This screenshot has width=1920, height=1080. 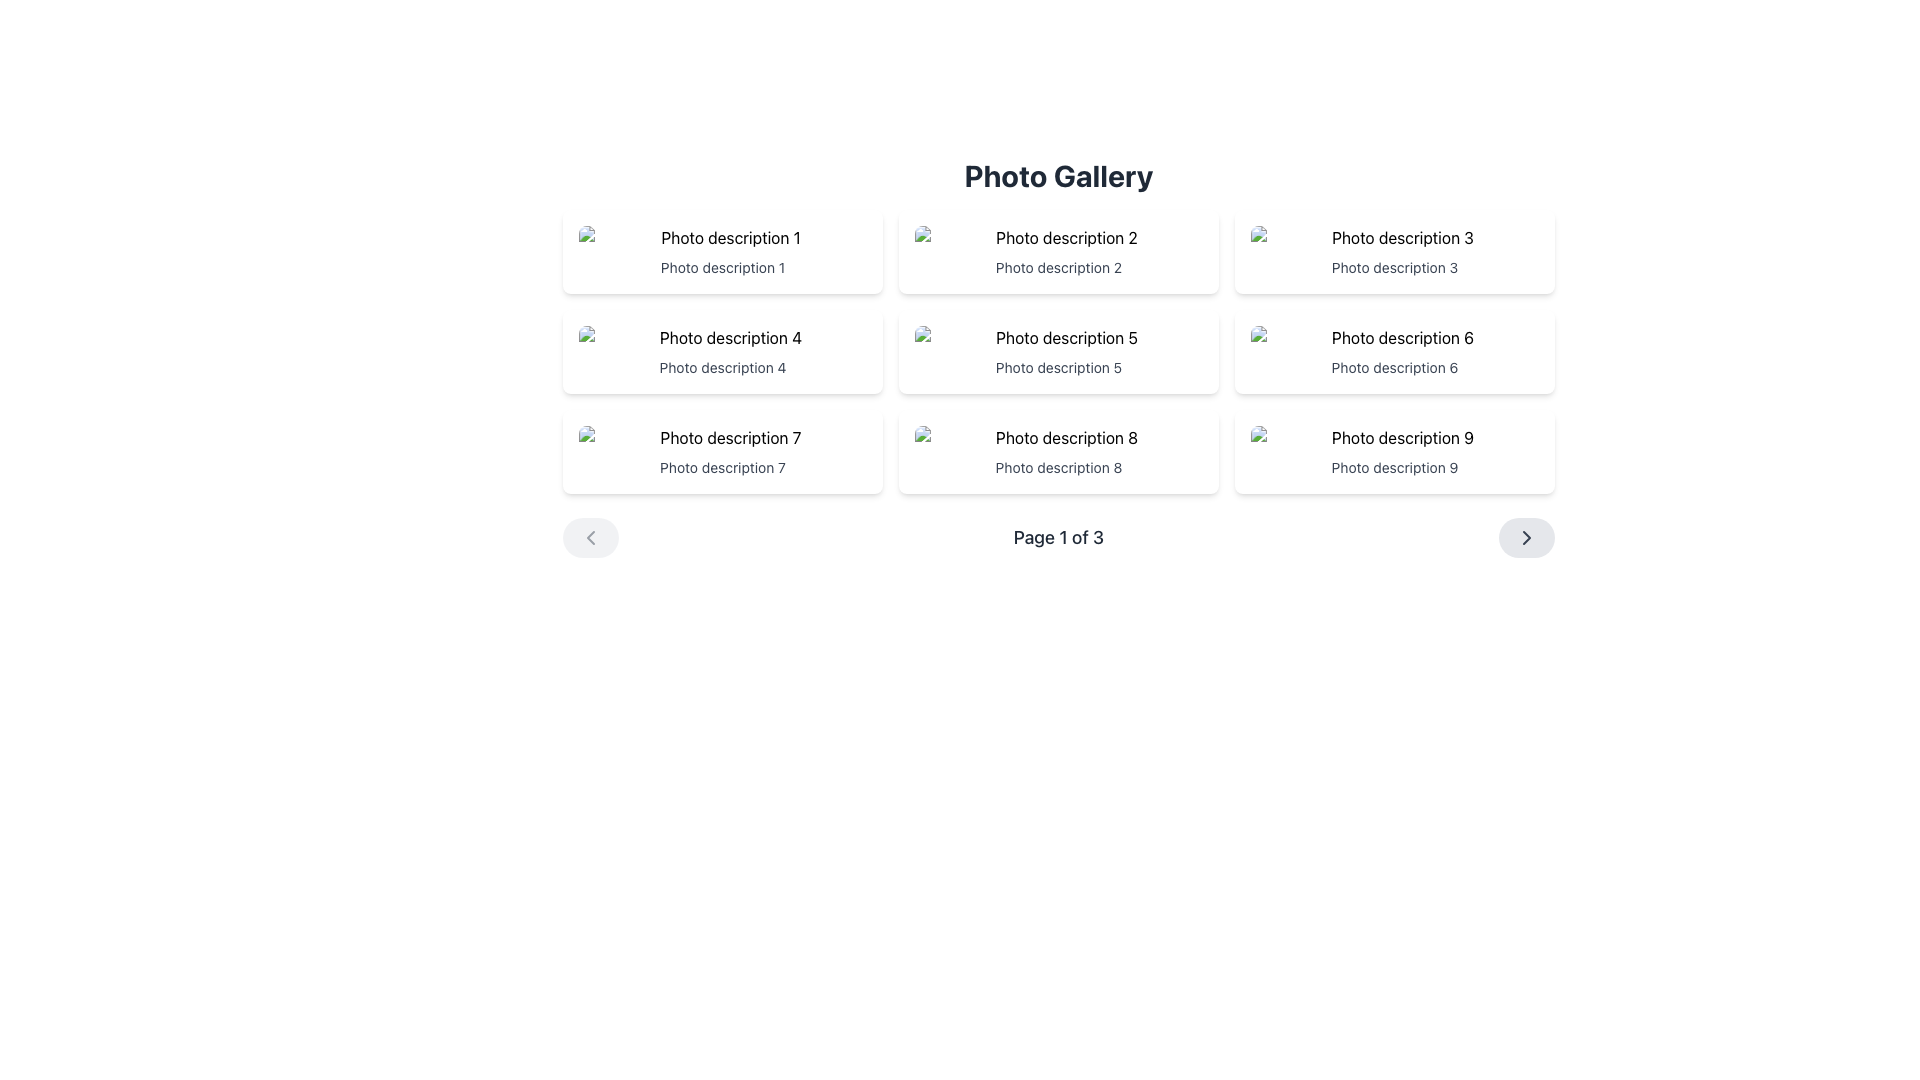 I want to click on the photo gallery card that displays a preview image and description, located in the second column of the first row, between 'Photo description 1' and 'Photo description 3', so click(x=1058, y=250).